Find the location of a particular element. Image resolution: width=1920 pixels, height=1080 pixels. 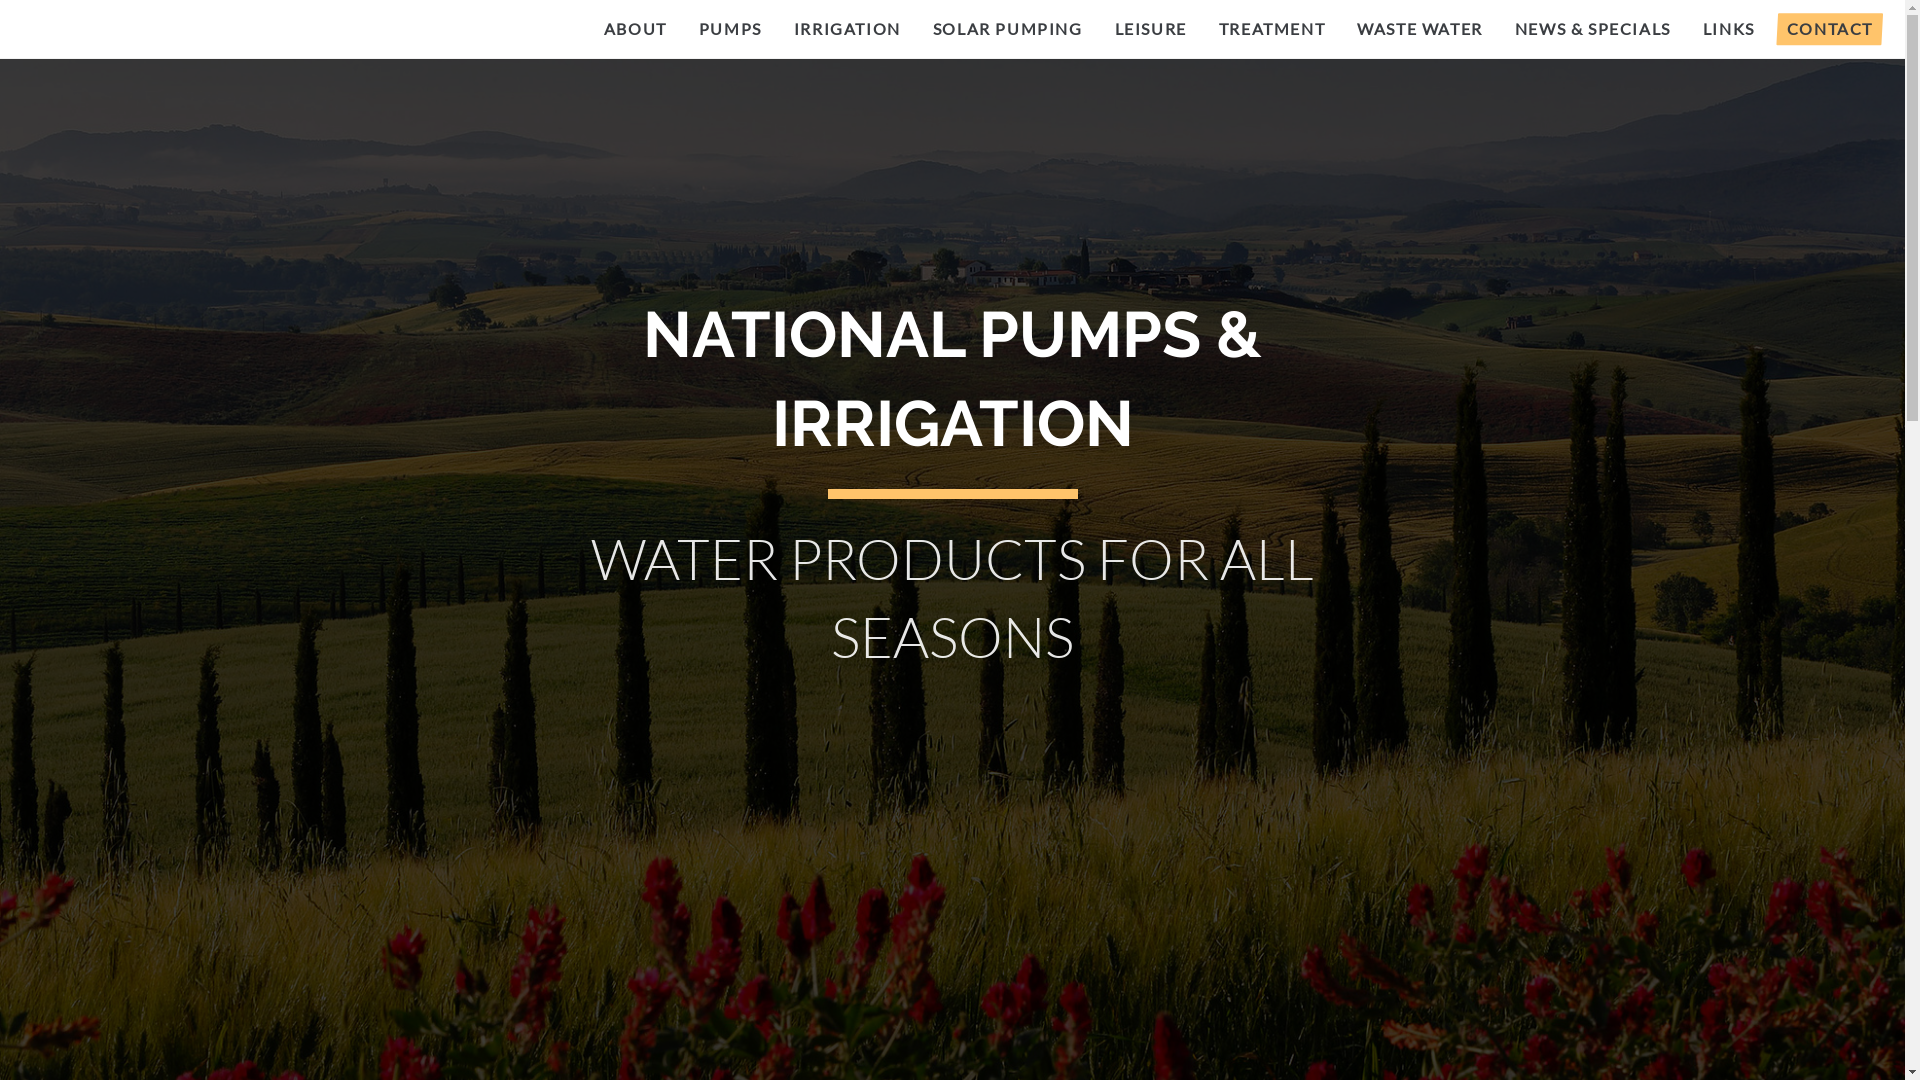

'NEWS & SPECIALS' is located at coordinates (1592, 29).